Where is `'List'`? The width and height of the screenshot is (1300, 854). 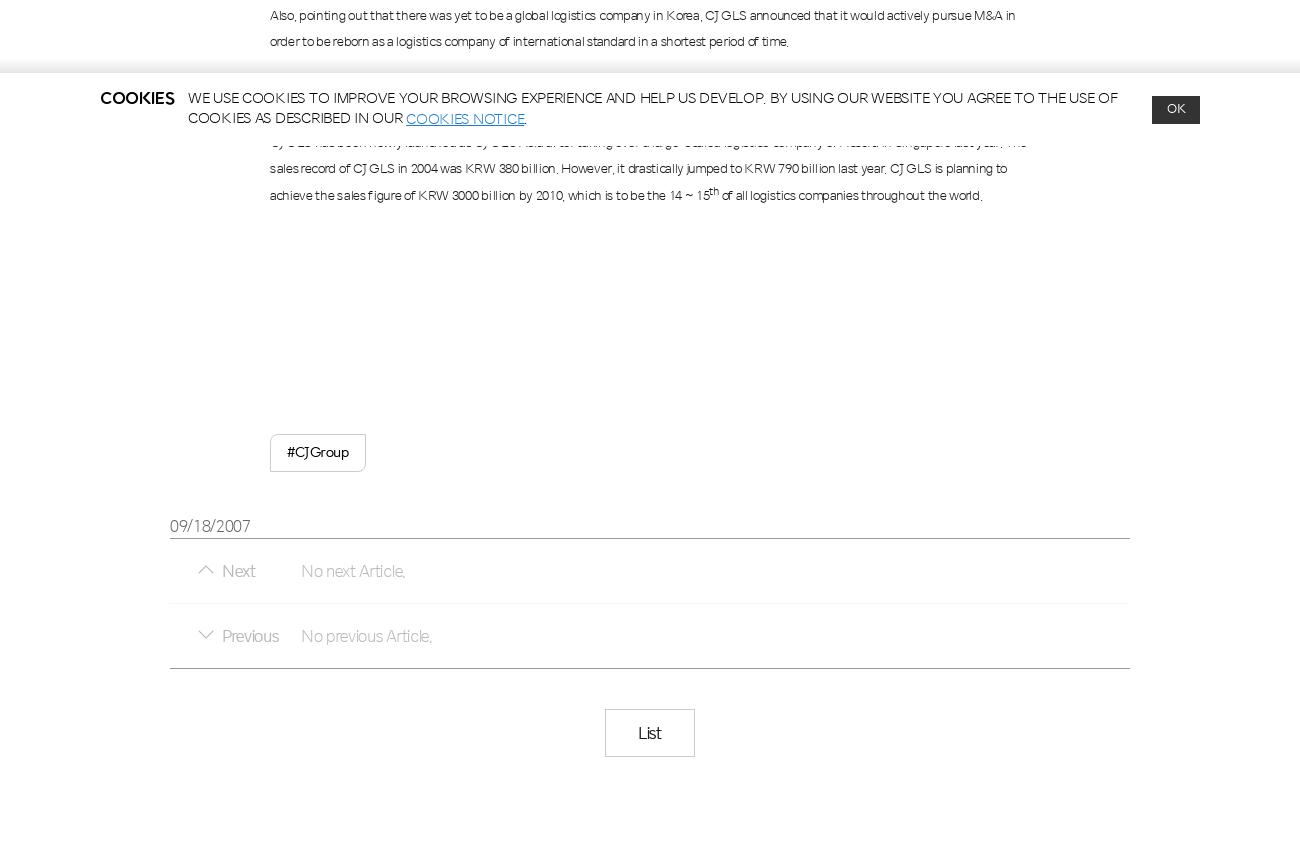 'List' is located at coordinates (638, 731).